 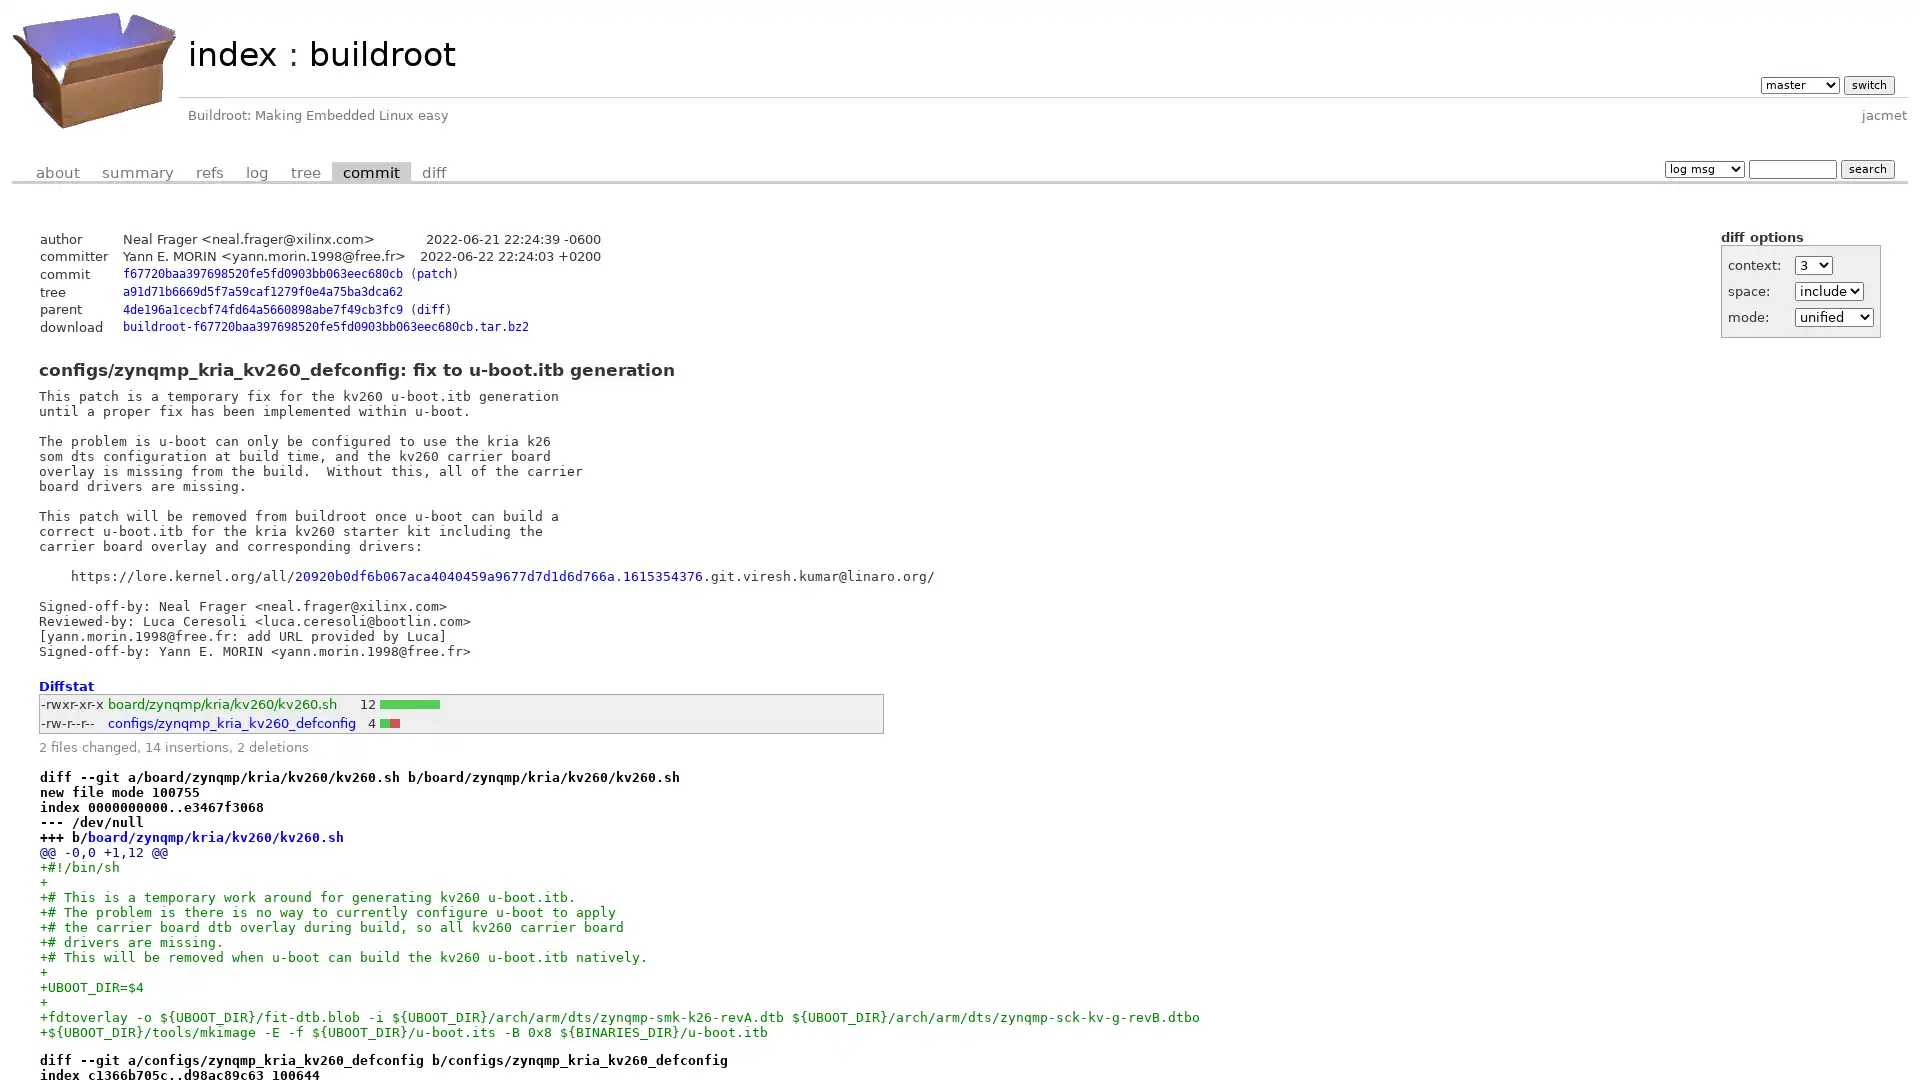 I want to click on switch, so click(x=1867, y=83).